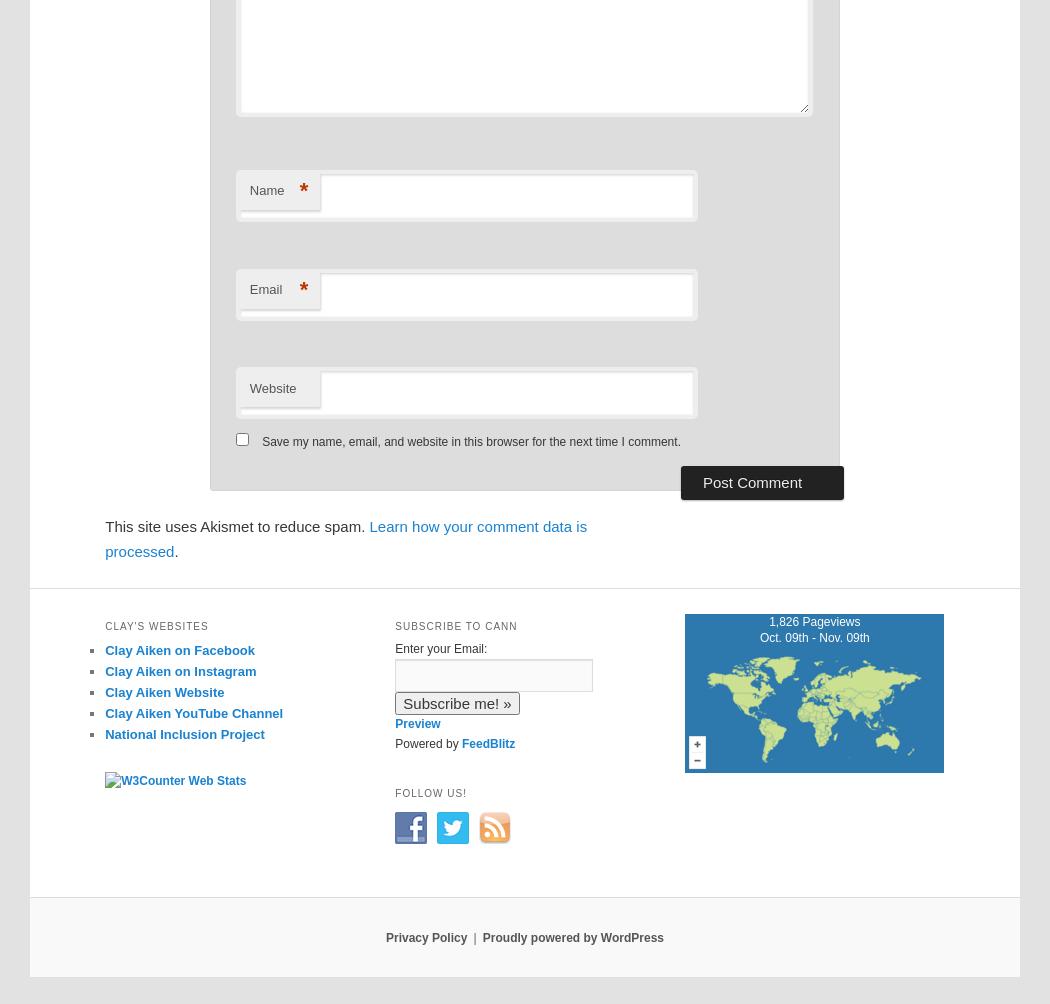  What do you see at coordinates (180, 669) in the screenshot?
I see `'Clay Aiken on Instagram'` at bounding box center [180, 669].